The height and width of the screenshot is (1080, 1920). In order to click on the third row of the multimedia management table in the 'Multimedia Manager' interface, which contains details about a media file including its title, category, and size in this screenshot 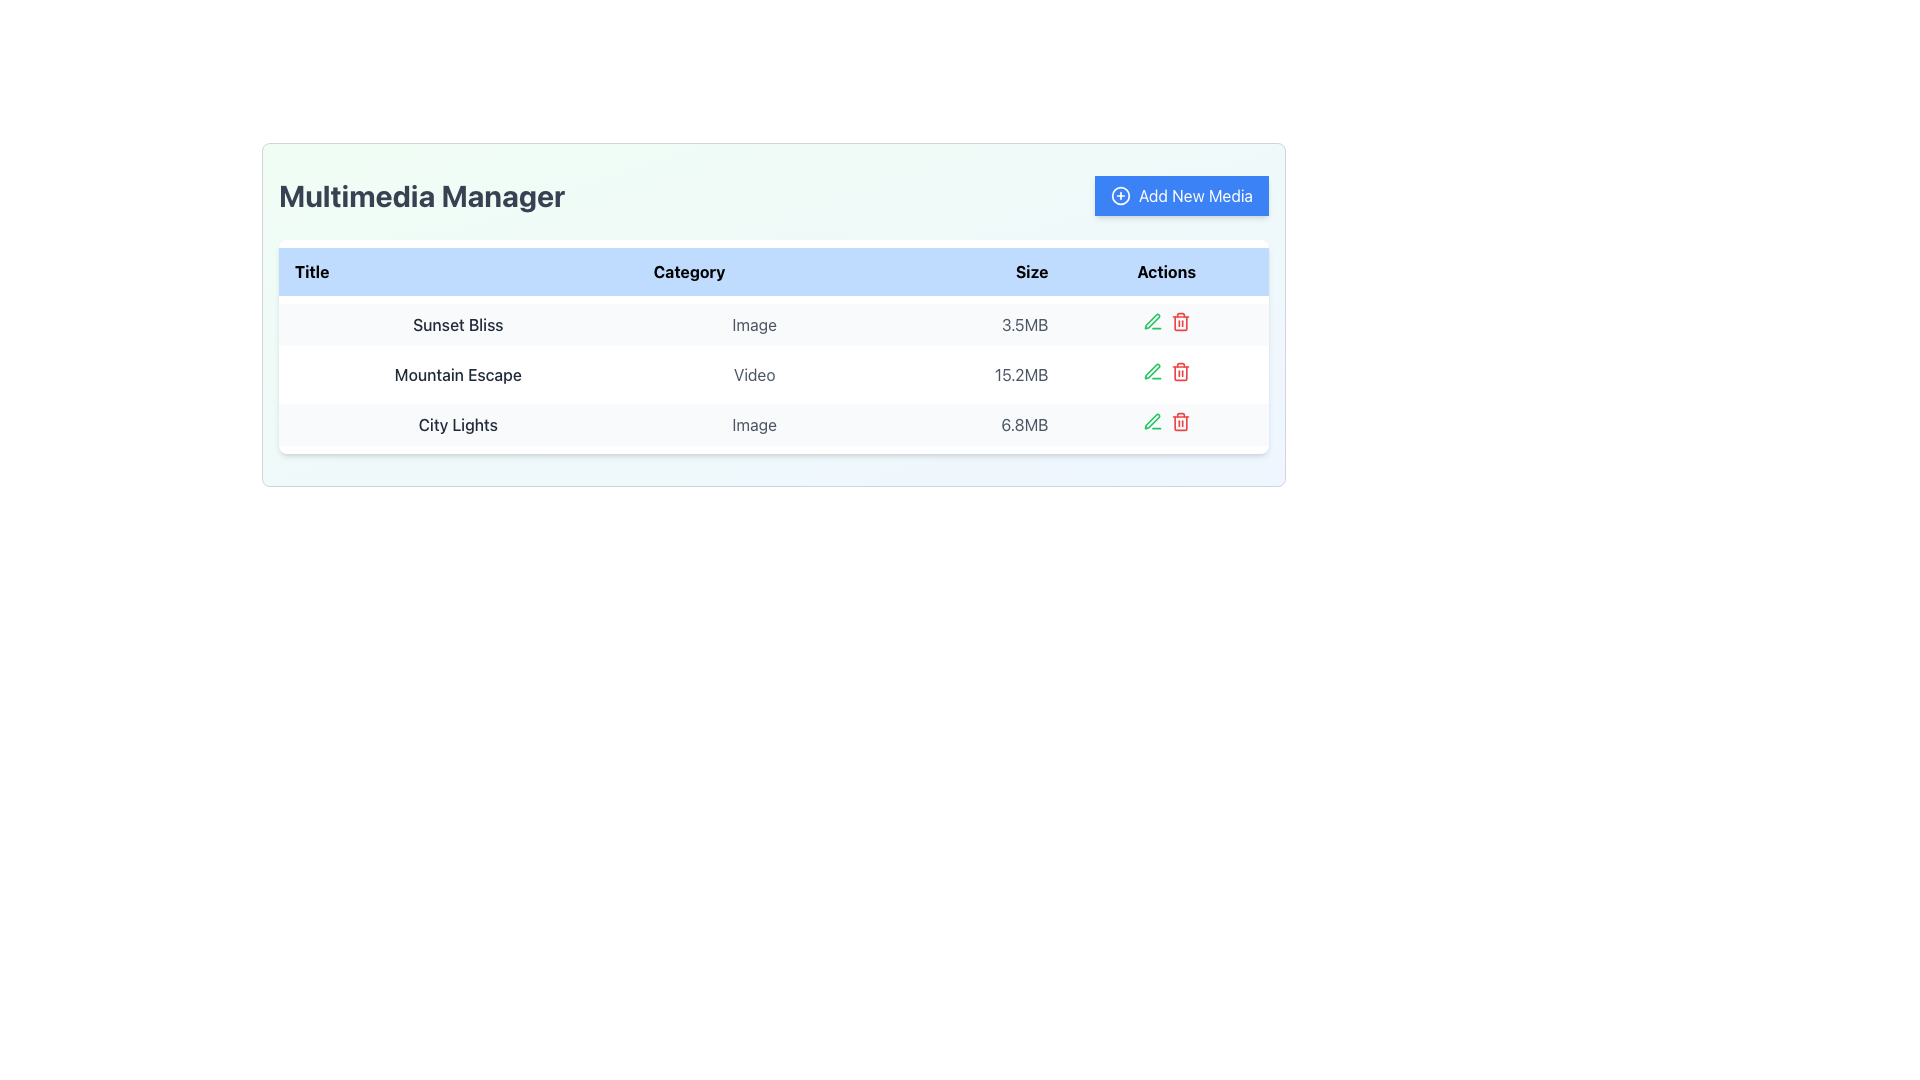, I will do `click(772, 423)`.